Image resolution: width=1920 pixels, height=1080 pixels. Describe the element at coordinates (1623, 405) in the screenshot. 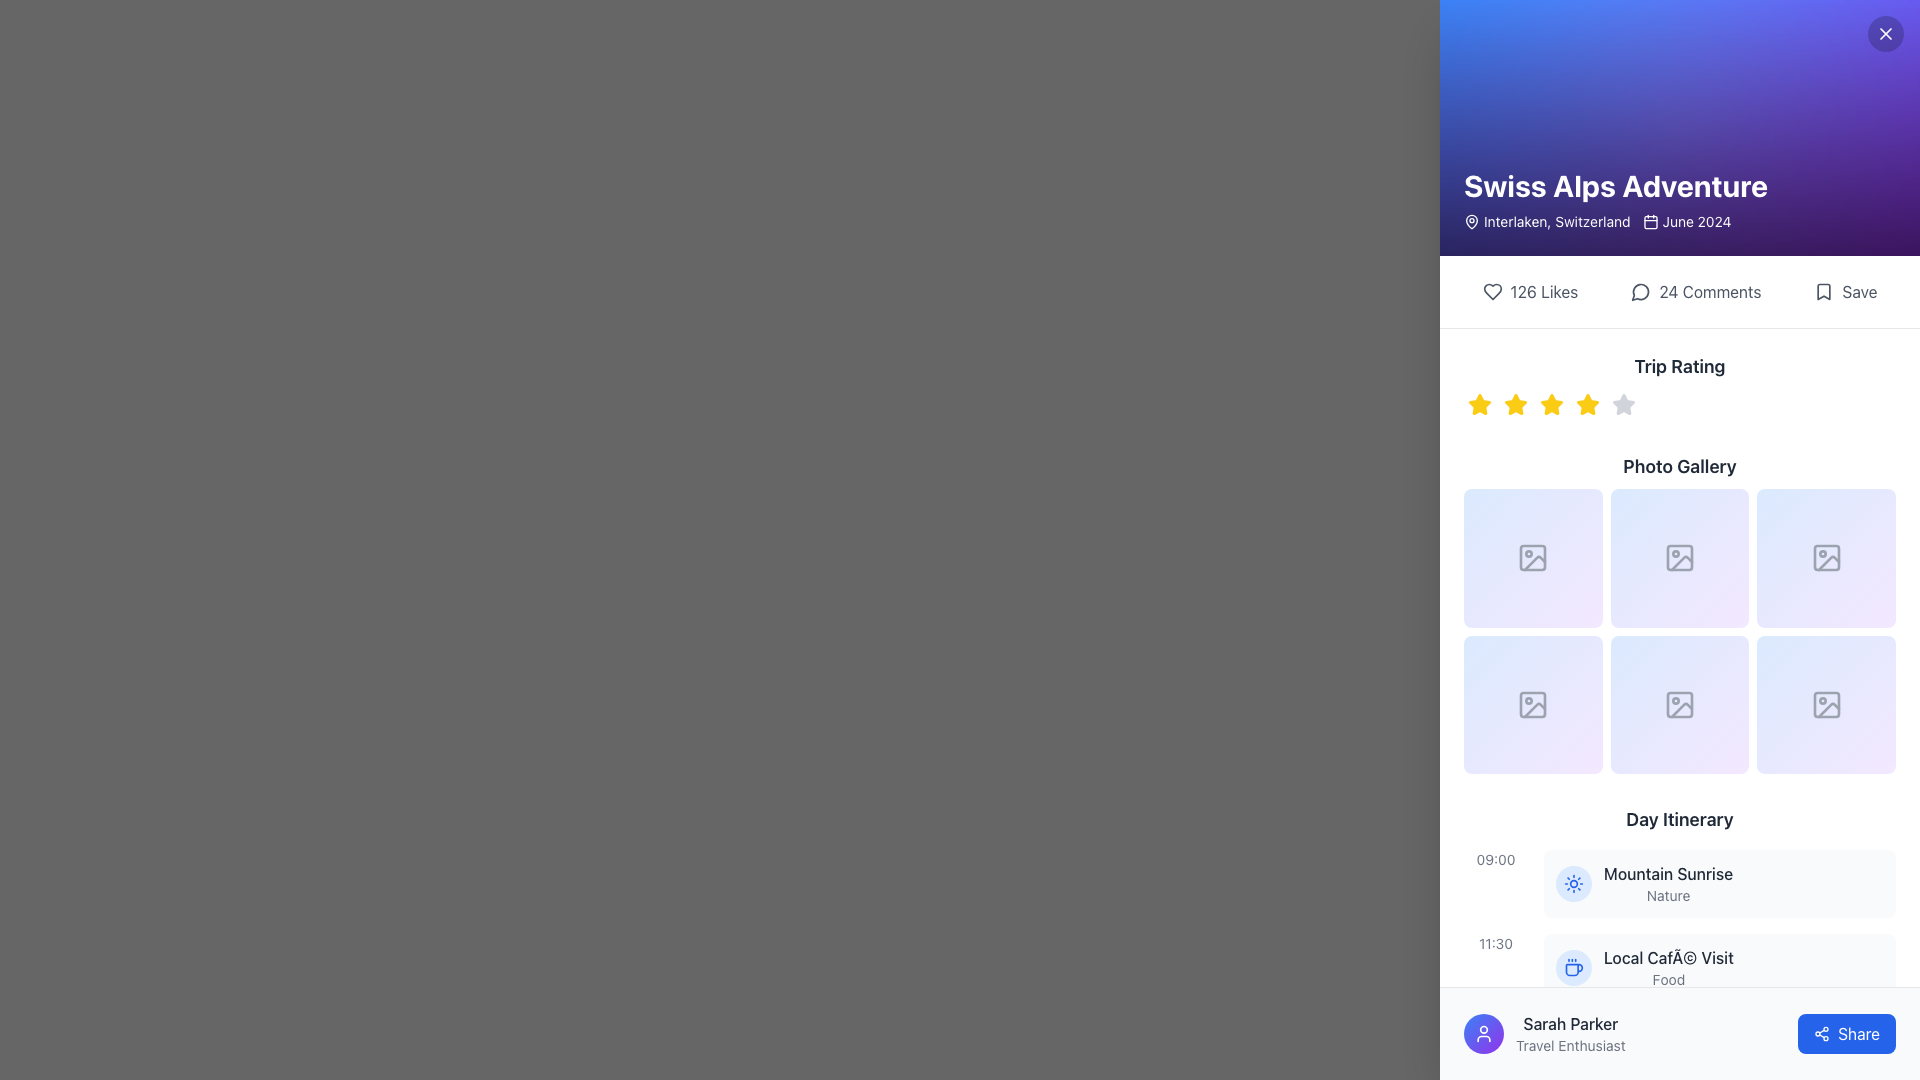

I see `the fifth star icon in the rating section under the 'Trip Rating' heading` at that location.